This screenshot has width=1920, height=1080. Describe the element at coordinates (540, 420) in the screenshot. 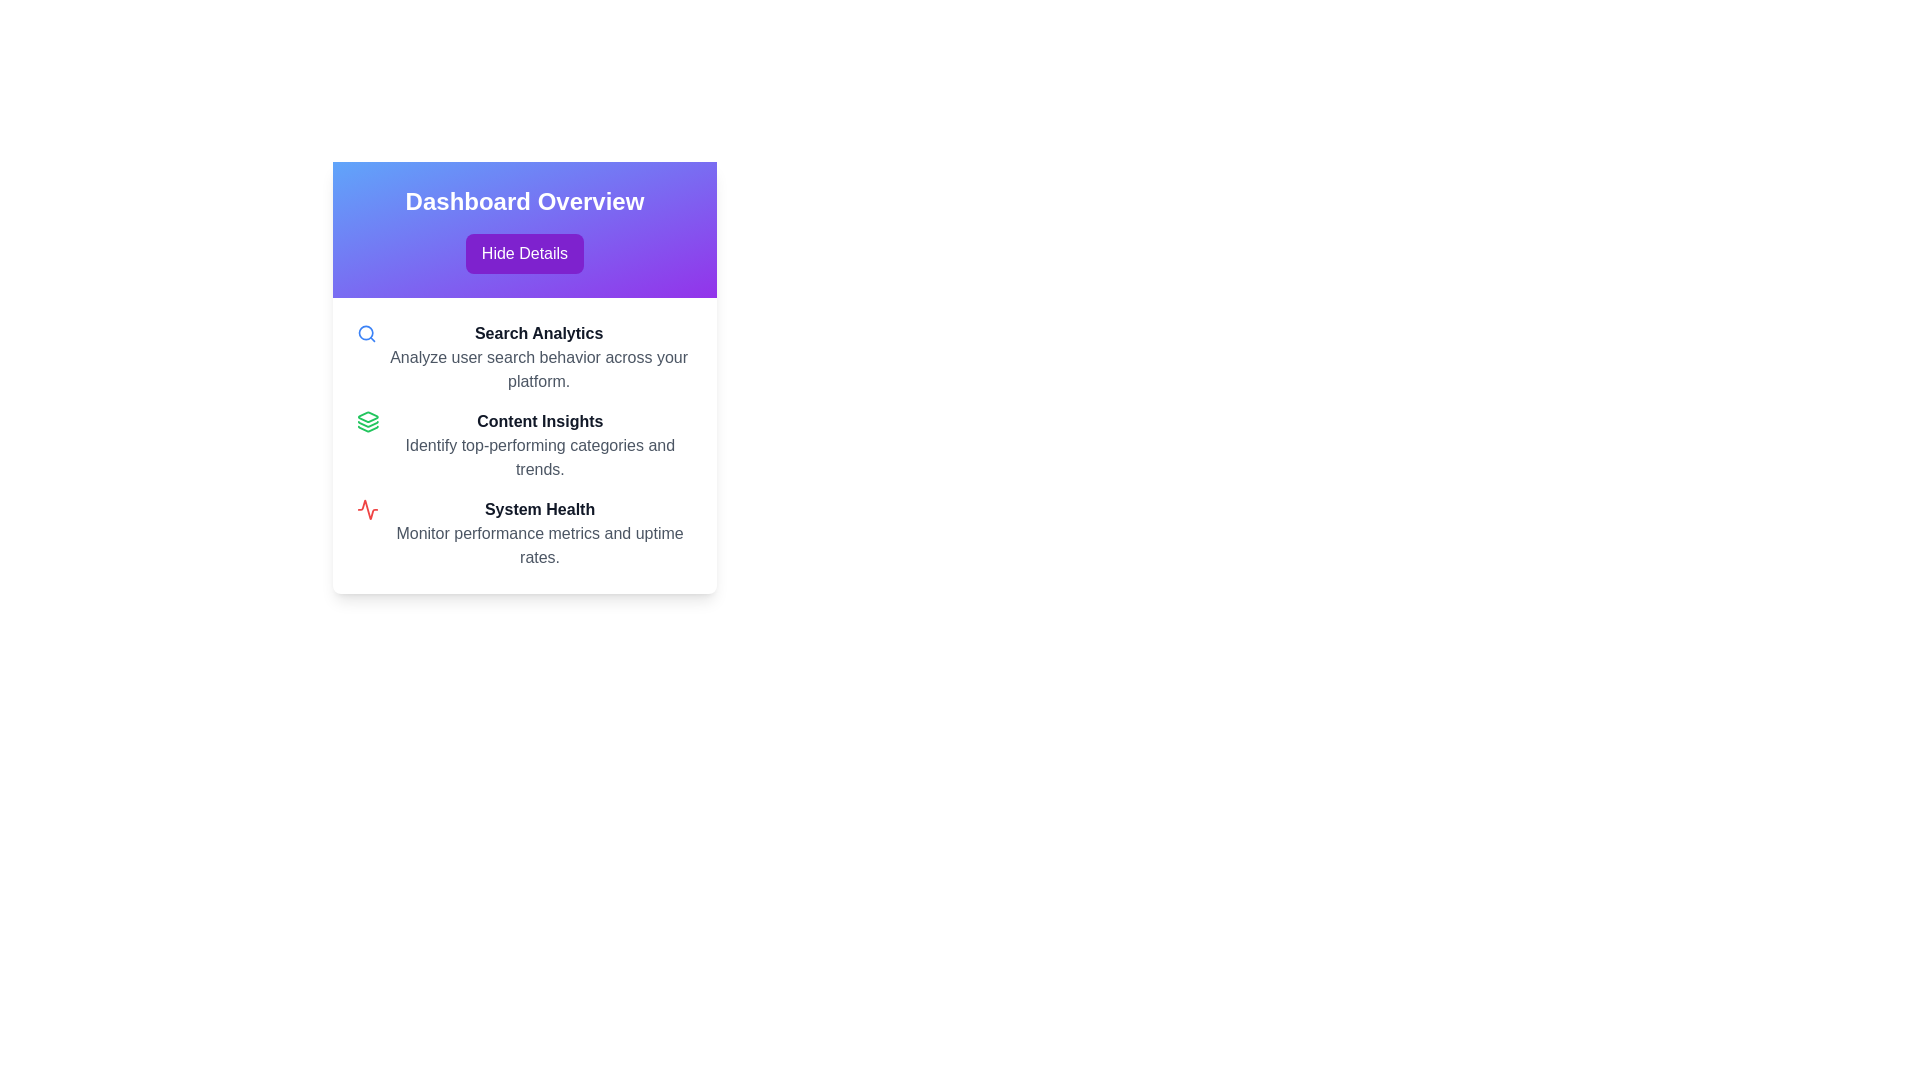

I see `the bold text label 'Content Insights' which serves as the title for contextual descriptive text, located centrally in the interface layout` at that location.